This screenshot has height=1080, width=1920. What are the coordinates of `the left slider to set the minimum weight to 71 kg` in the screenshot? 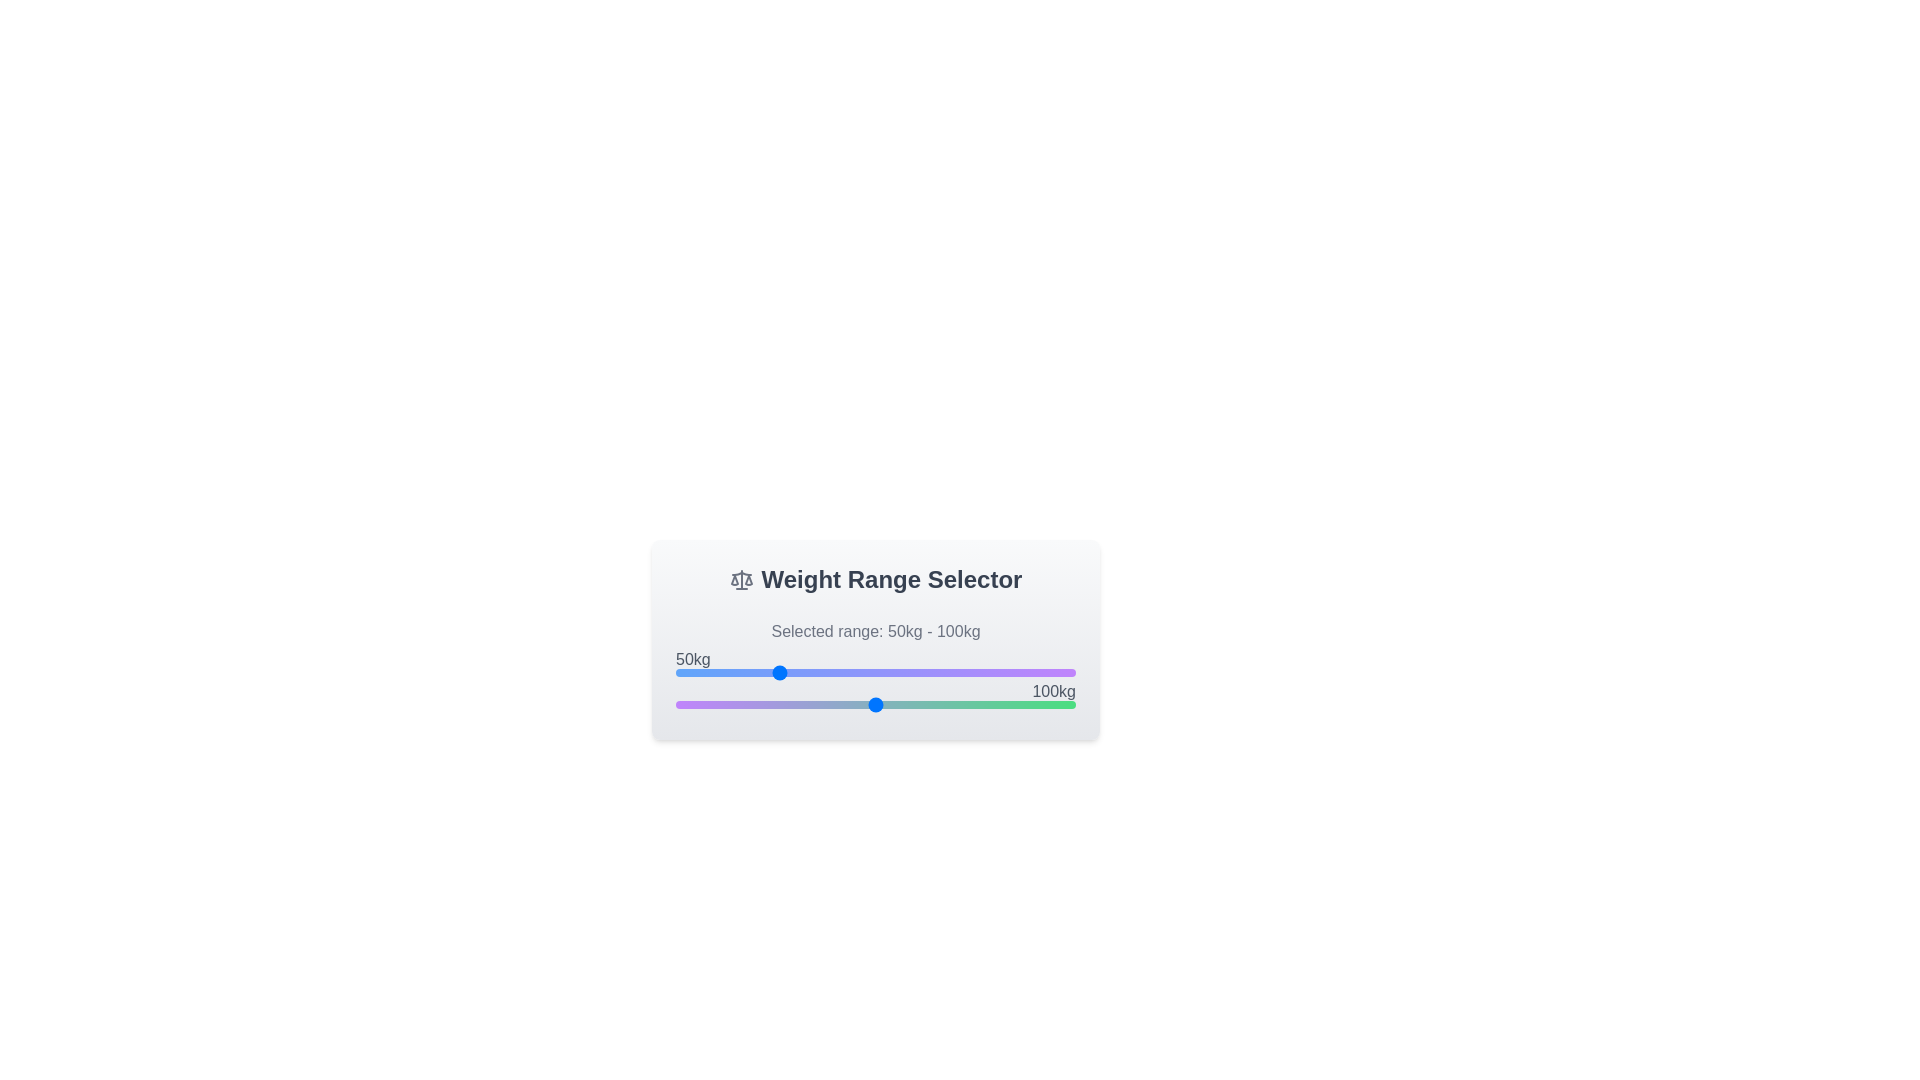 It's located at (817, 672).